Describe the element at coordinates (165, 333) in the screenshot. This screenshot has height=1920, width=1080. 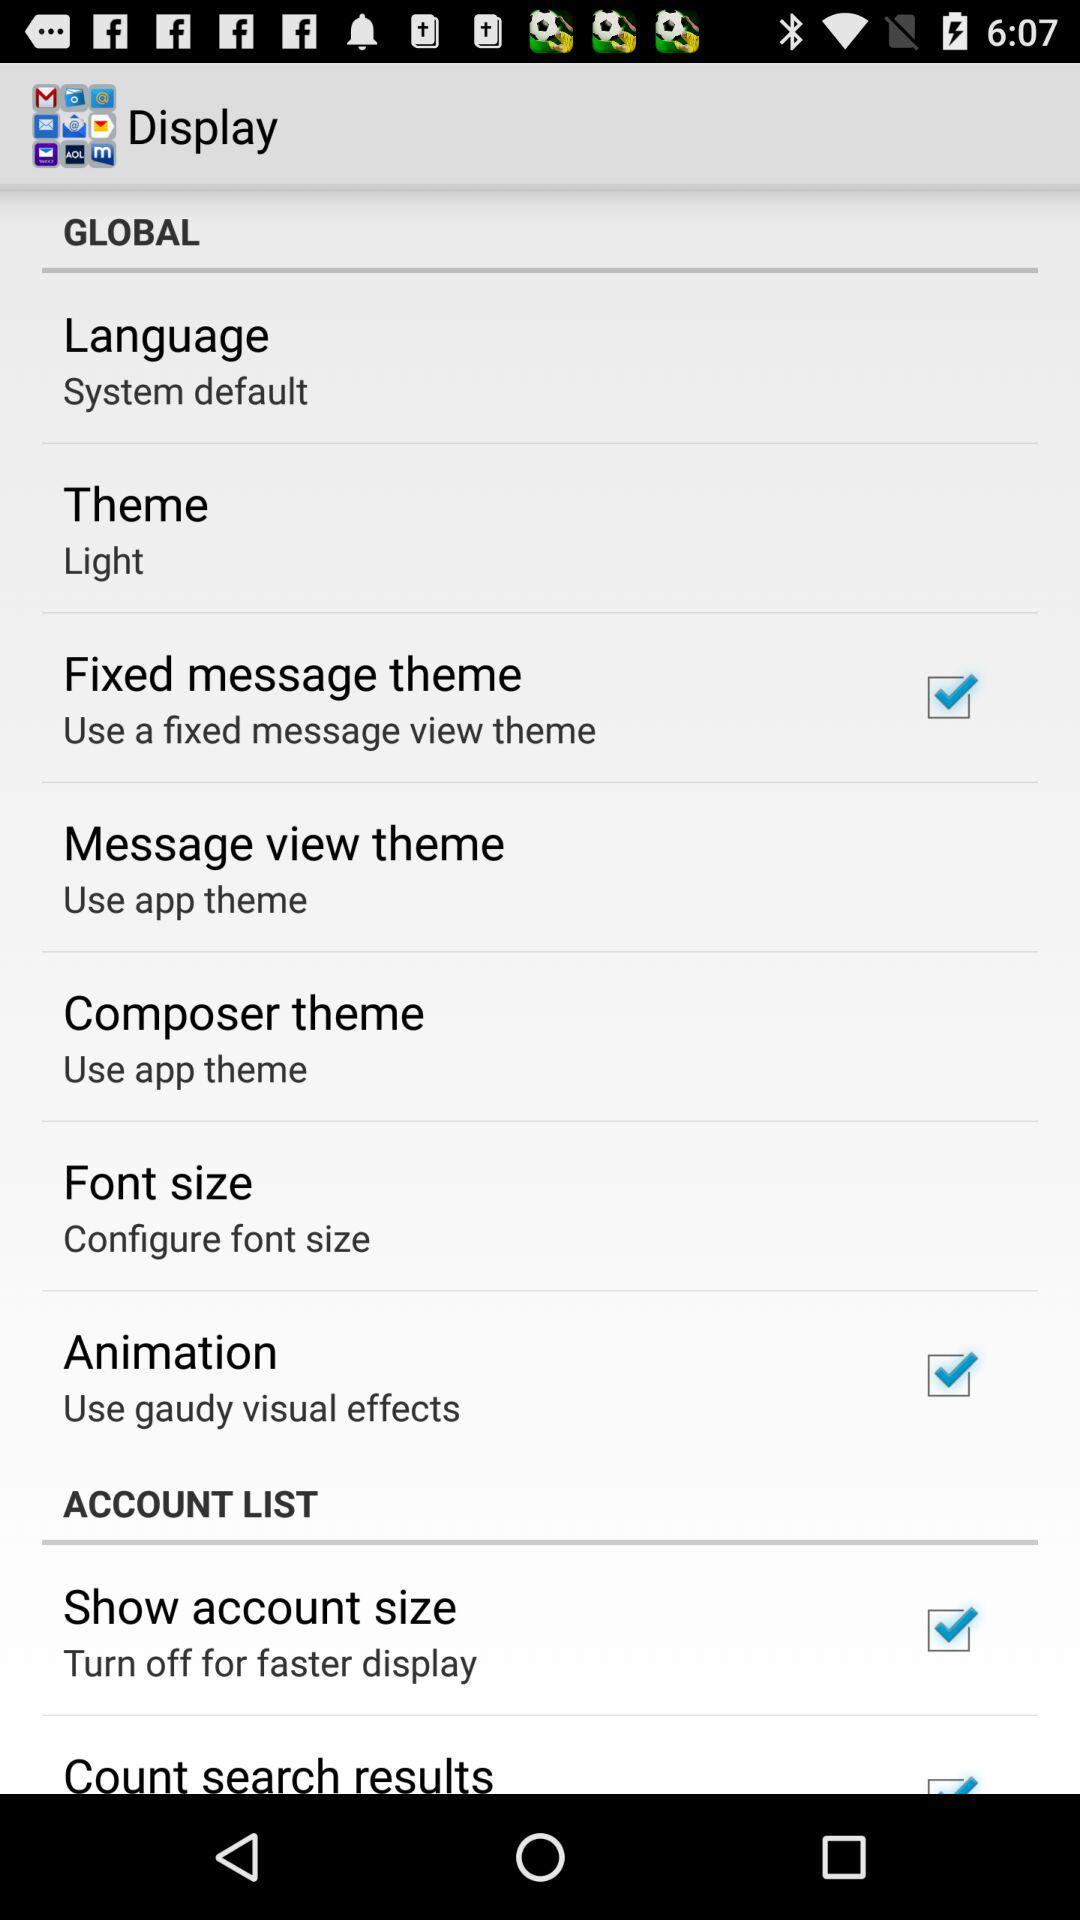
I see `language icon` at that location.